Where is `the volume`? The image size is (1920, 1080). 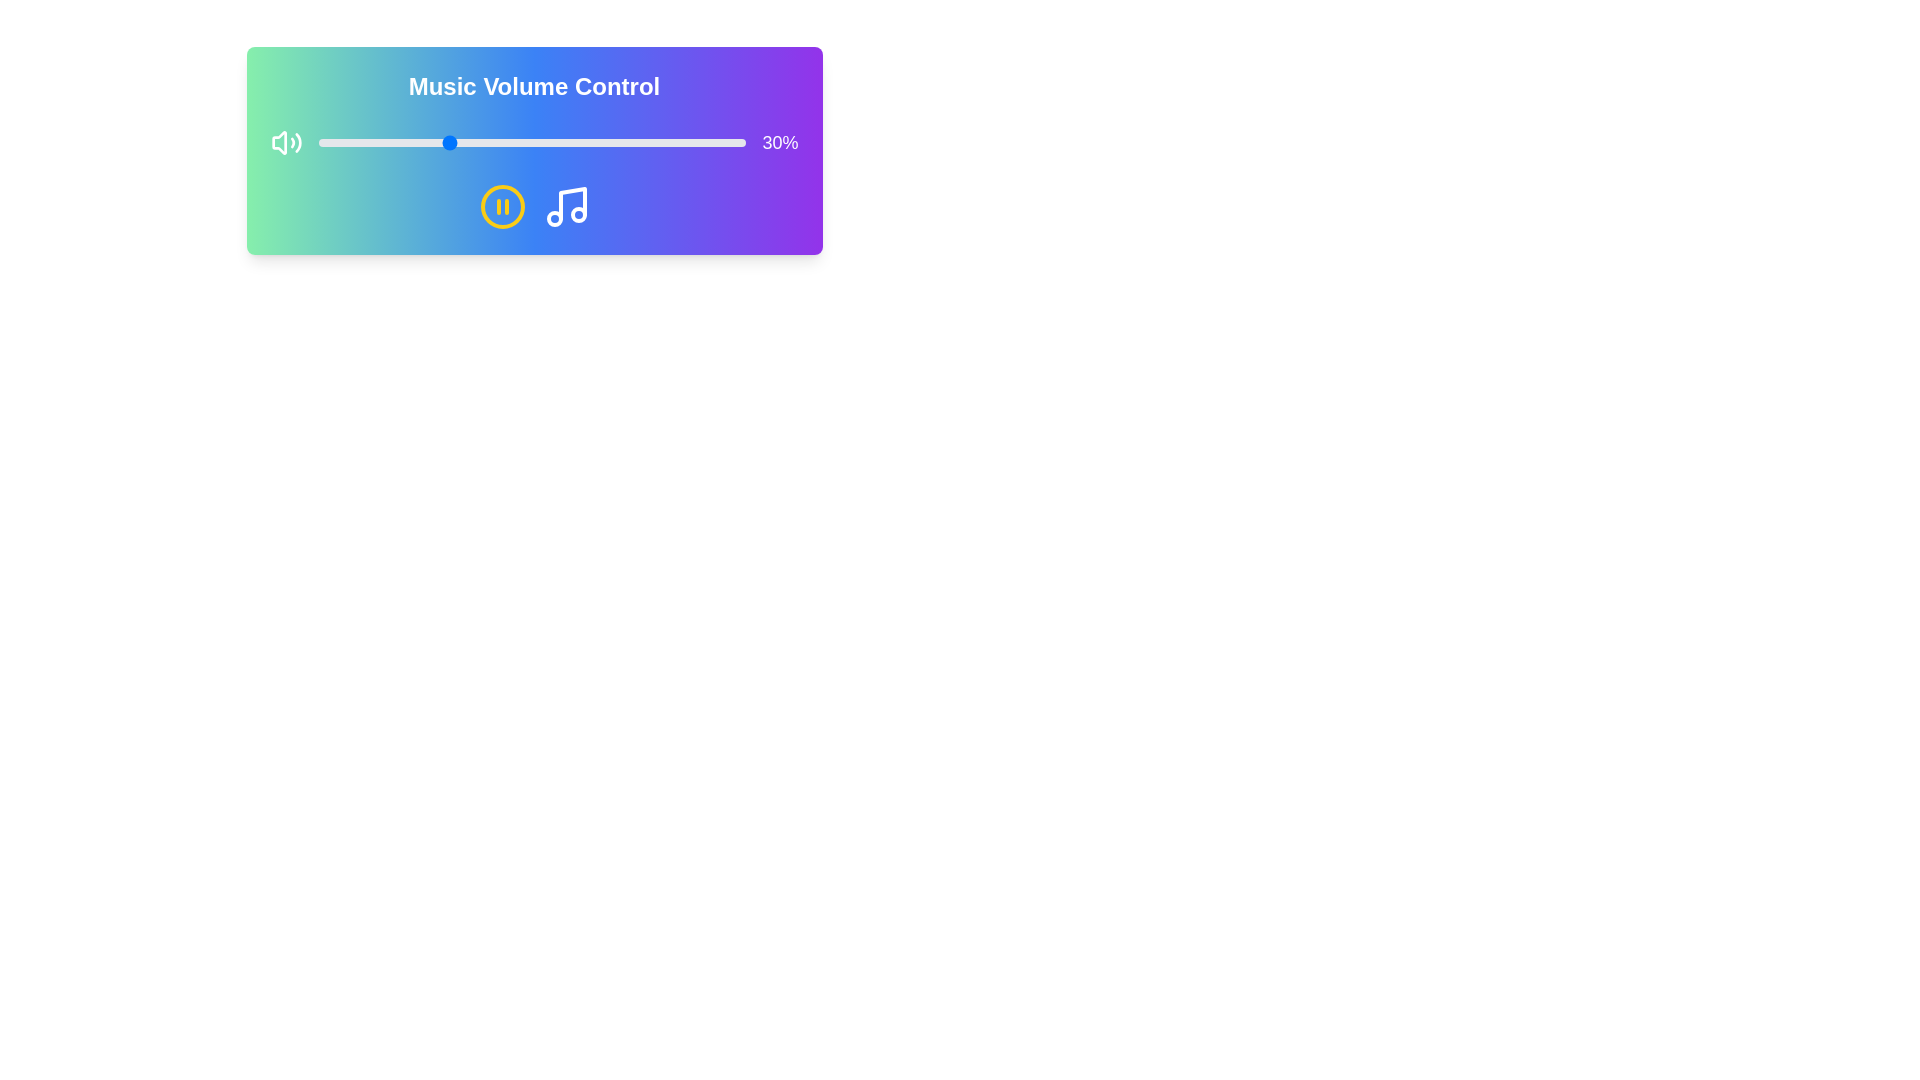 the volume is located at coordinates (424, 141).